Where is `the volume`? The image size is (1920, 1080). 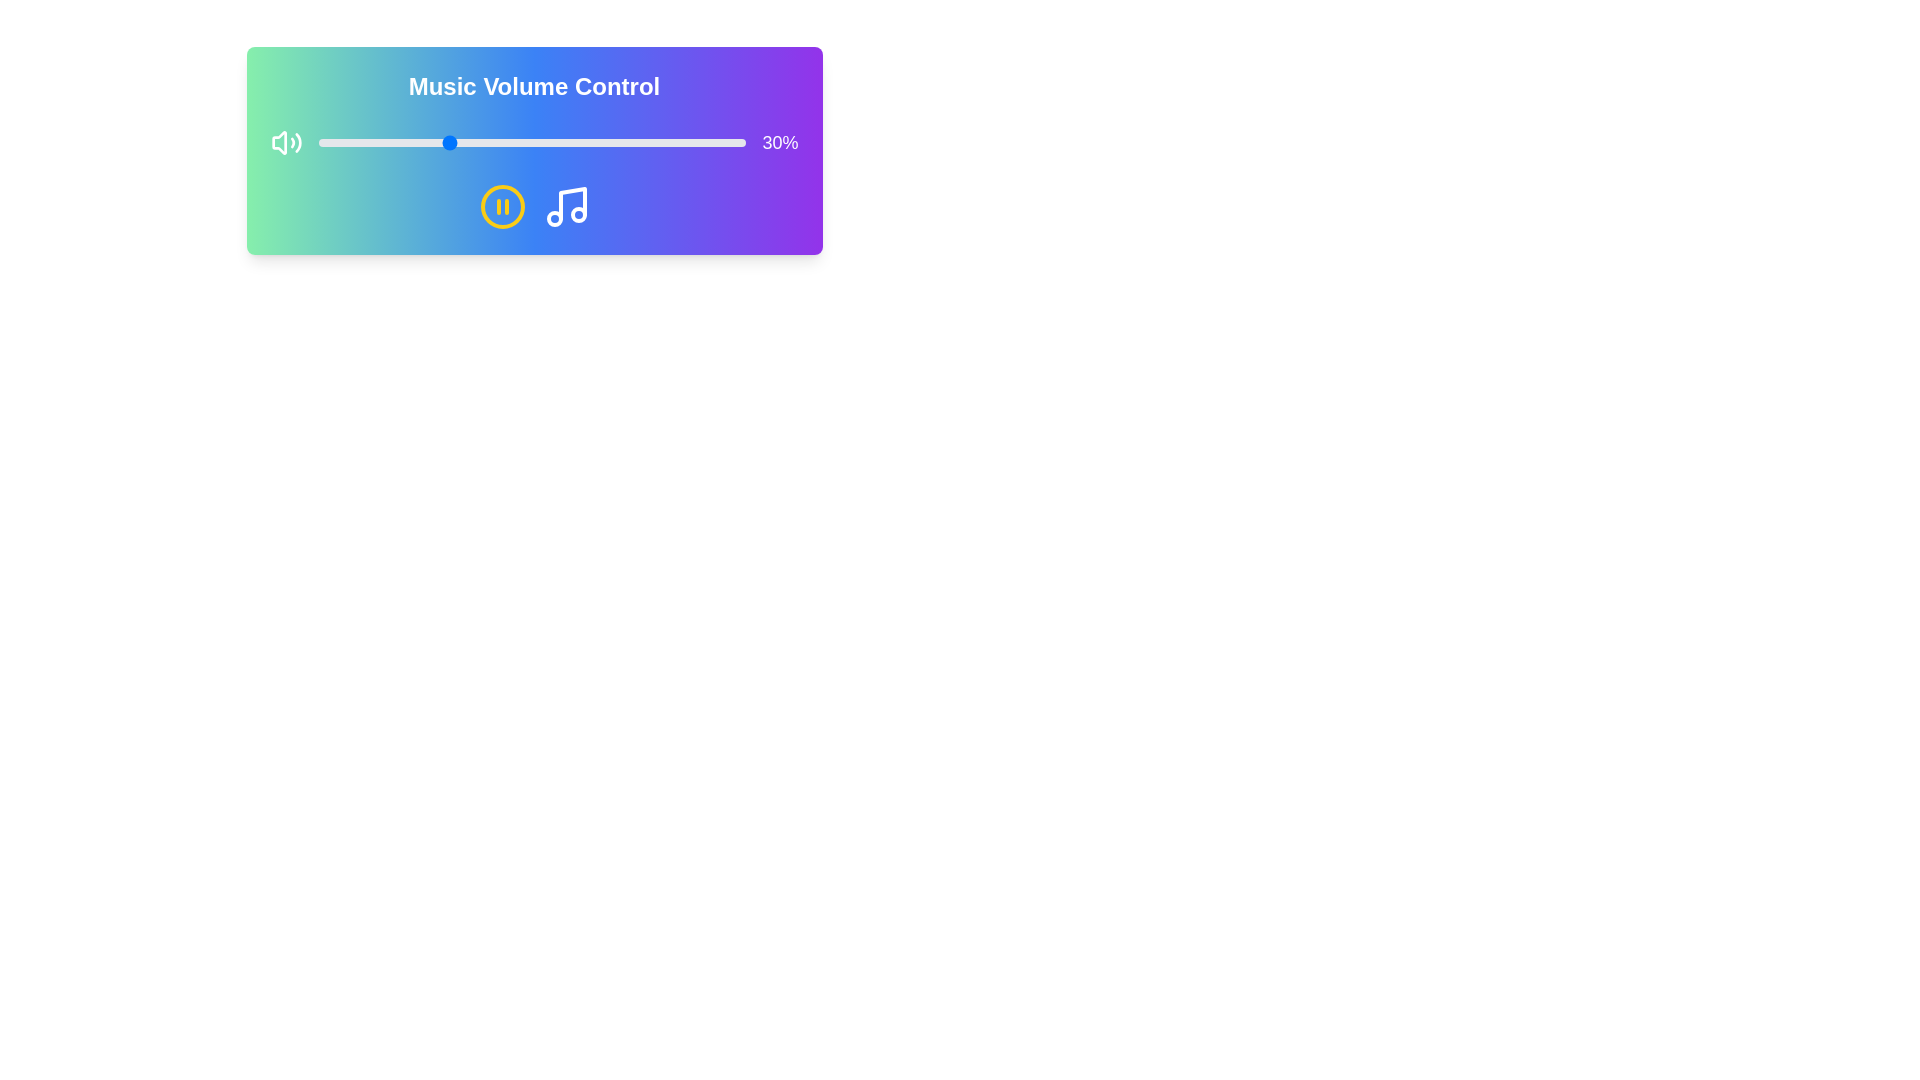 the volume is located at coordinates (424, 141).